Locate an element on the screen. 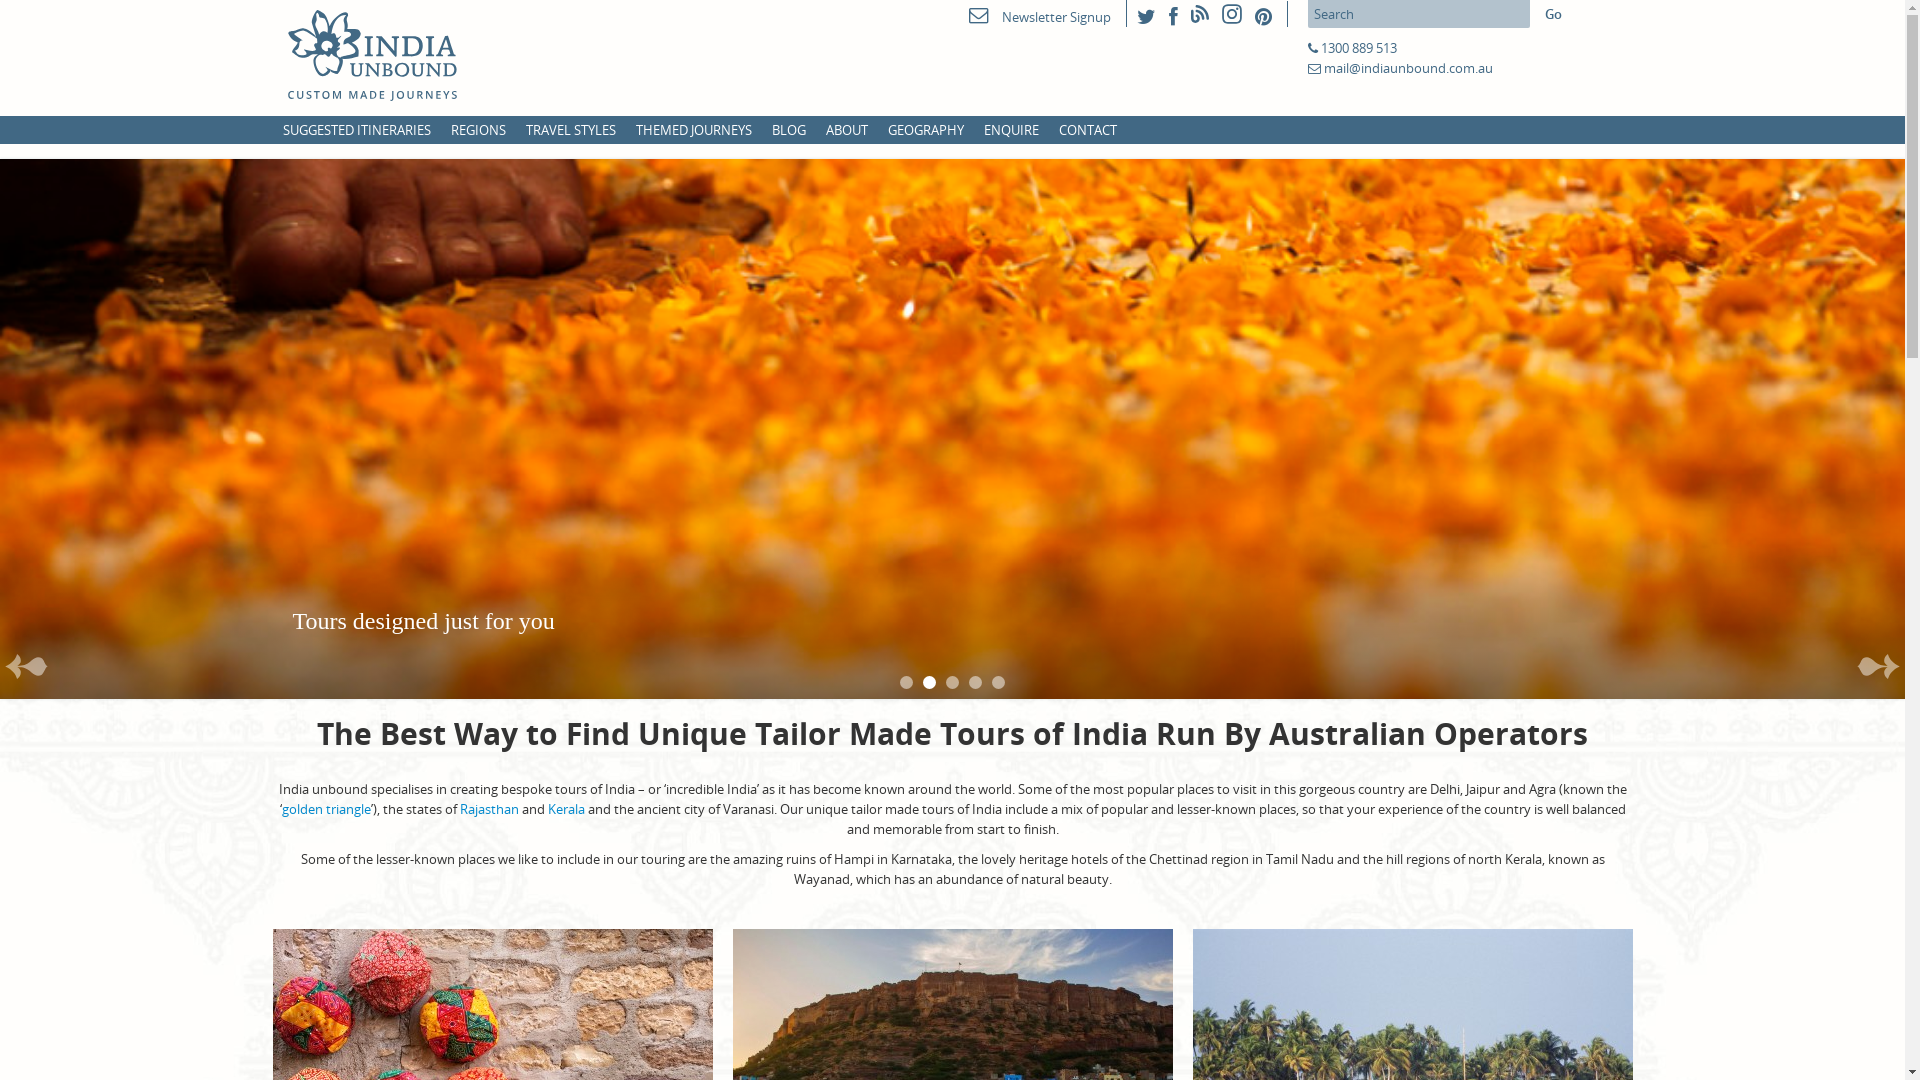 This screenshot has height=1080, width=1920. 'Newsletter Signup' is located at coordinates (1038, 16).